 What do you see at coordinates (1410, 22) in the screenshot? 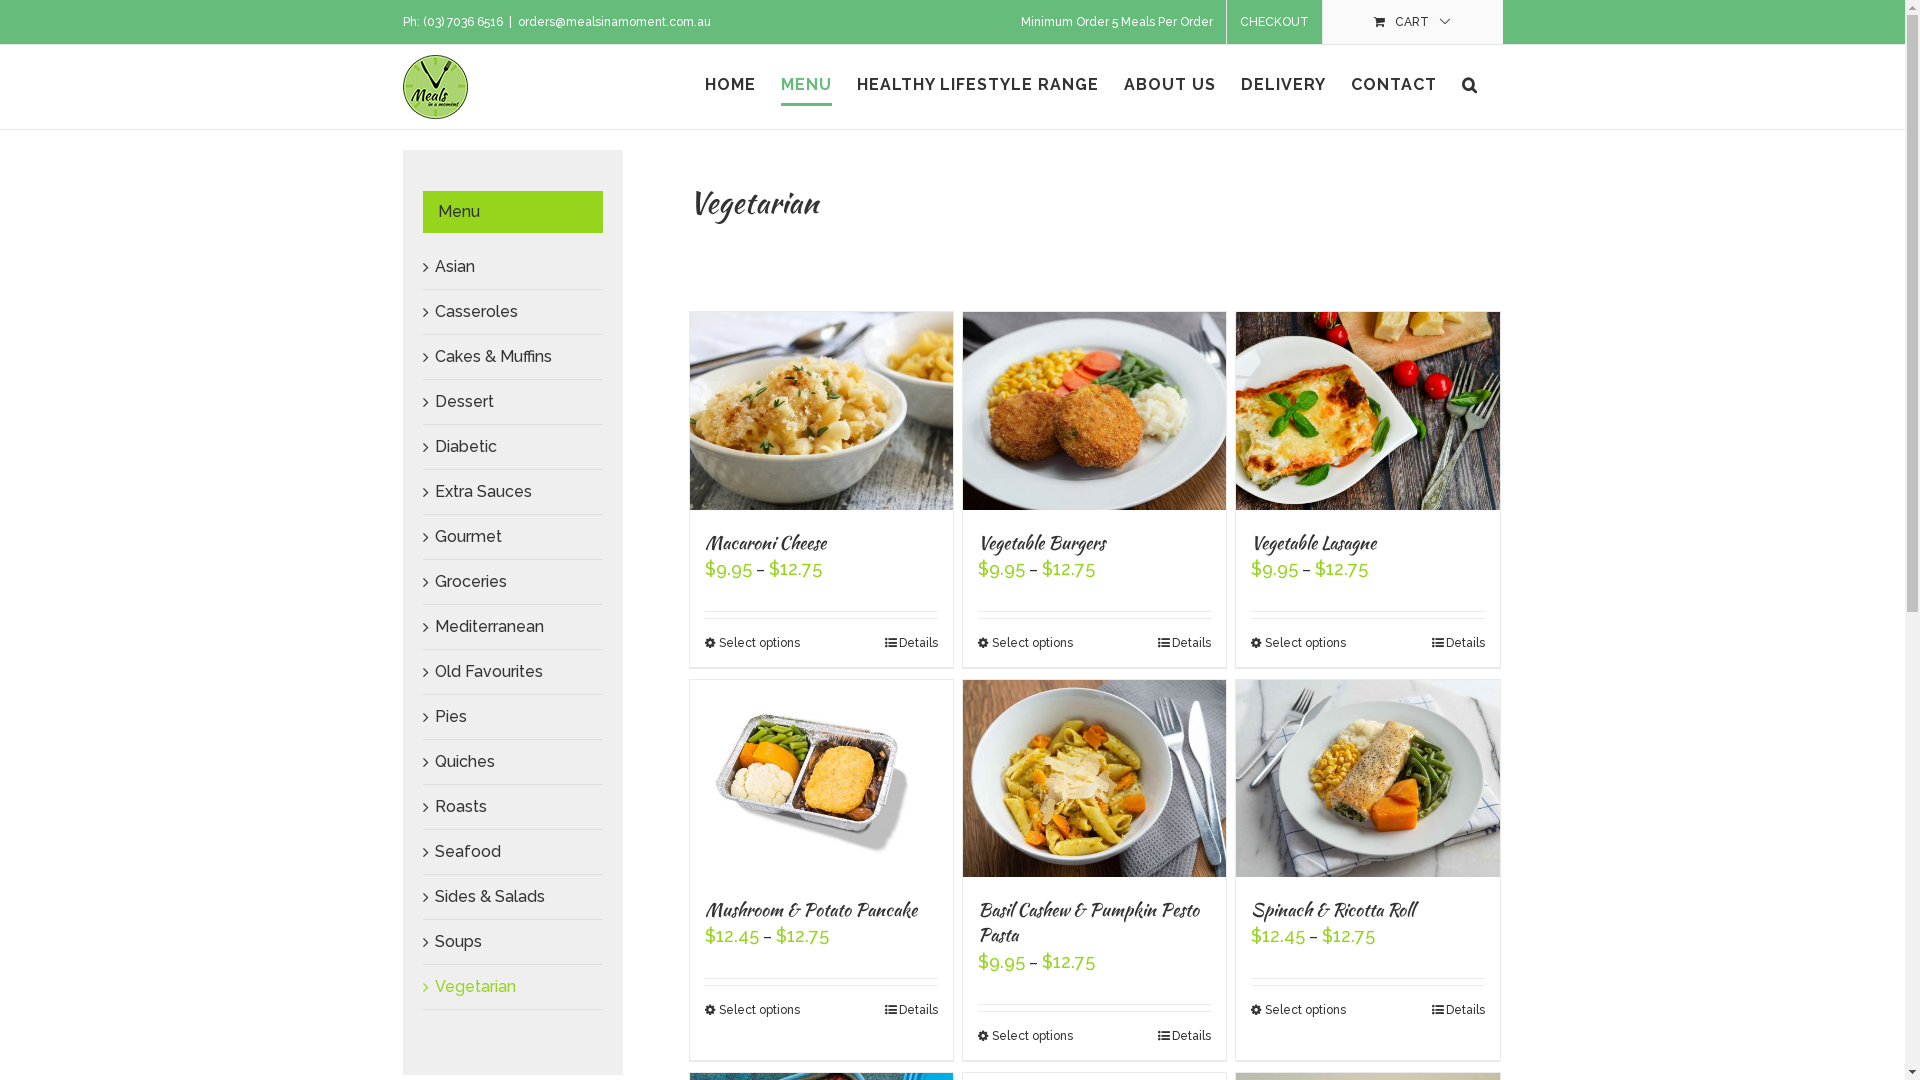
I see `'CART'` at bounding box center [1410, 22].